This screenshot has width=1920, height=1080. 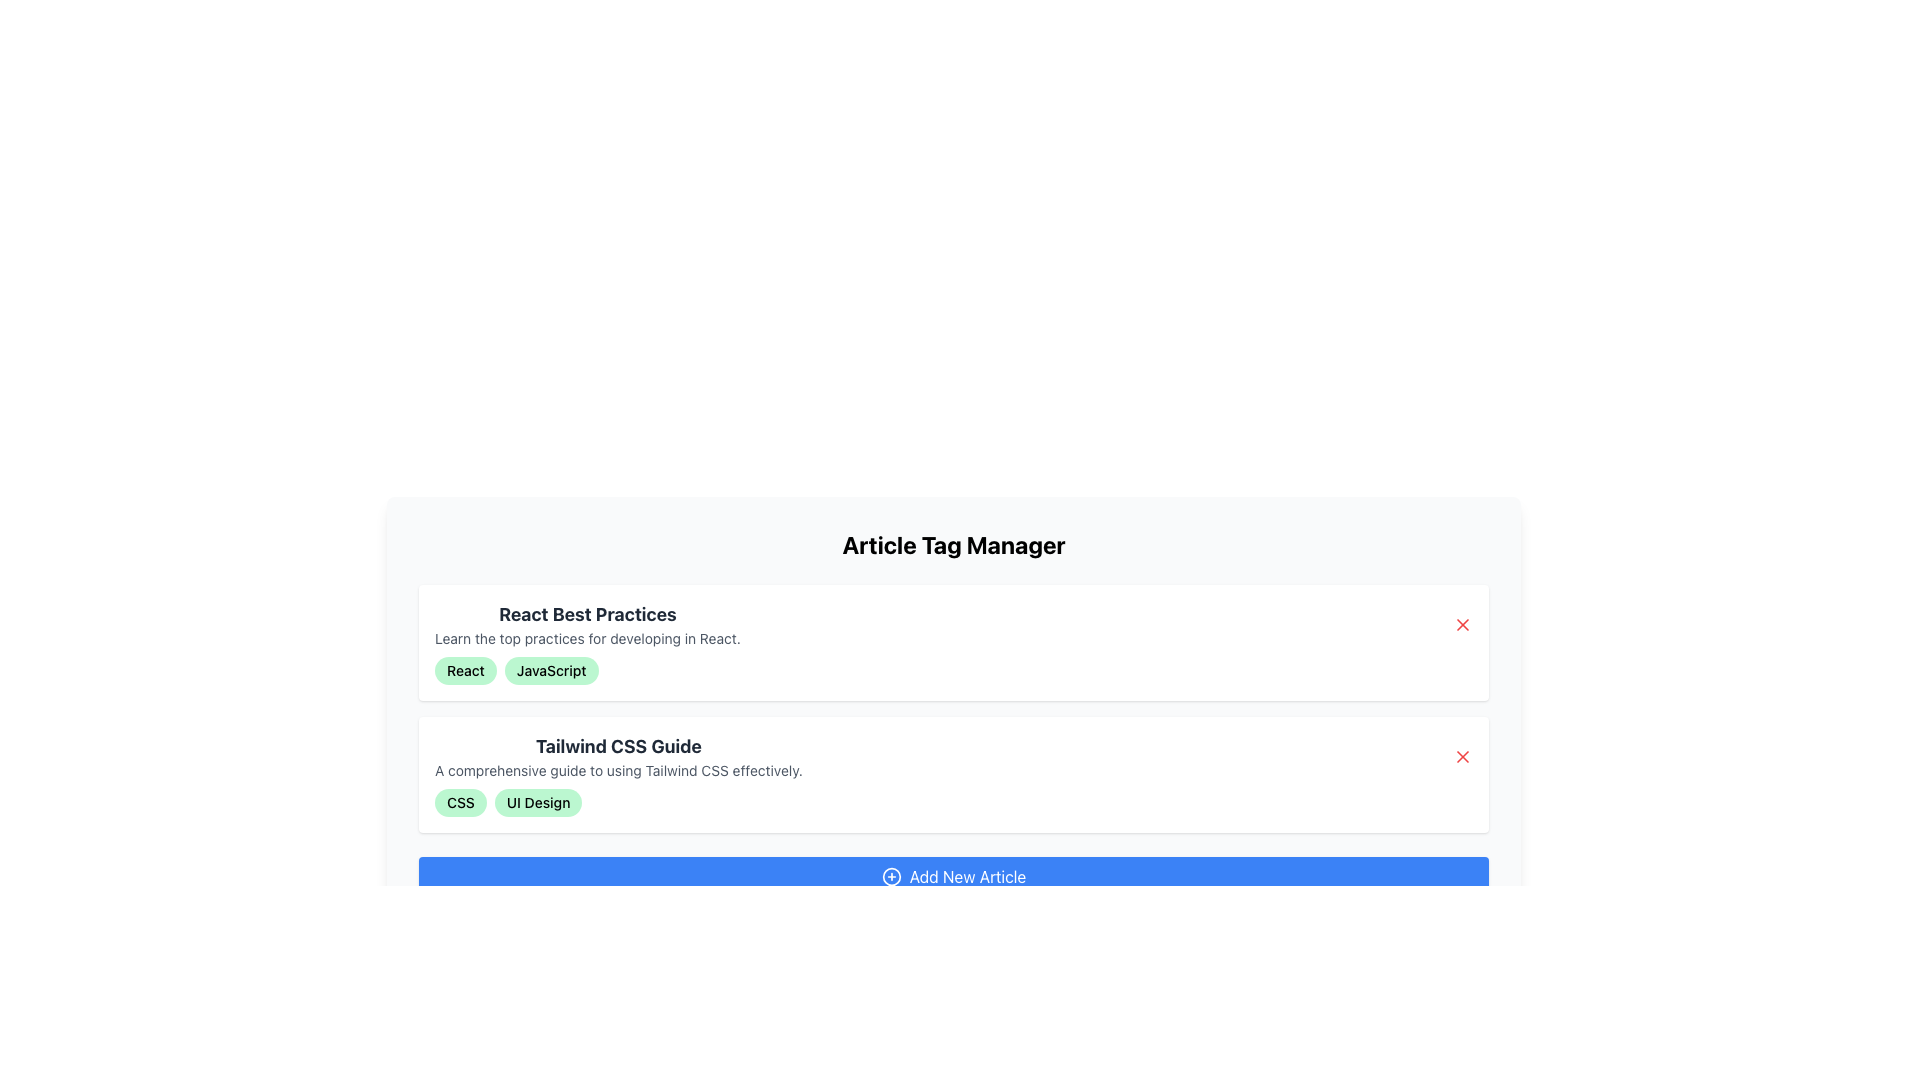 What do you see at coordinates (459, 801) in the screenshot?
I see `the small, pill-shaped tag with a light green background and the text 'CSS' in bold black font, which is the first element in a horizontal row of tags below the 'Tailwind CSS Guide'` at bounding box center [459, 801].